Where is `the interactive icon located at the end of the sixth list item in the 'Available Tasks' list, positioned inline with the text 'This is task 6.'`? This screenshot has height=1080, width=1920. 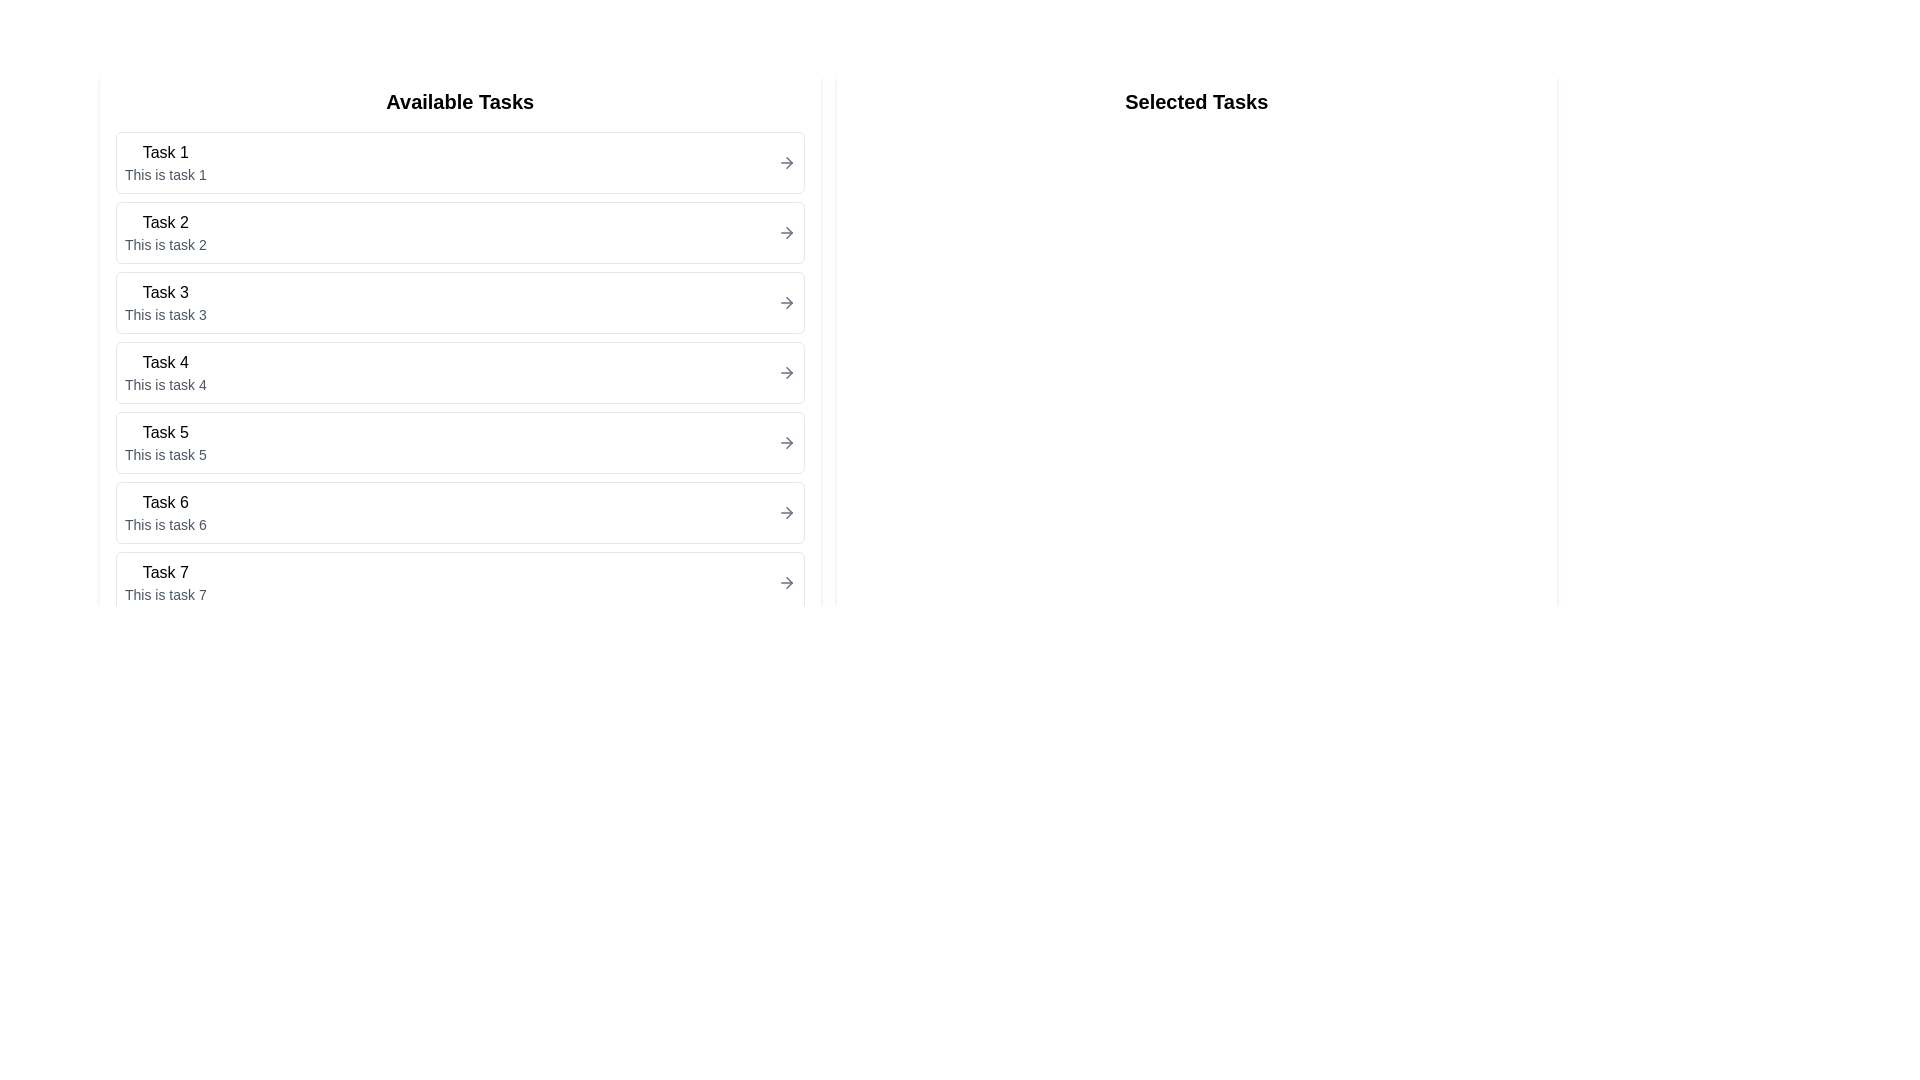 the interactive icon located at the end of the sixth list item in the 'Available Tasks' list, positioned inline with the text 'This is task 6.' is located at coordinates (785, 512).